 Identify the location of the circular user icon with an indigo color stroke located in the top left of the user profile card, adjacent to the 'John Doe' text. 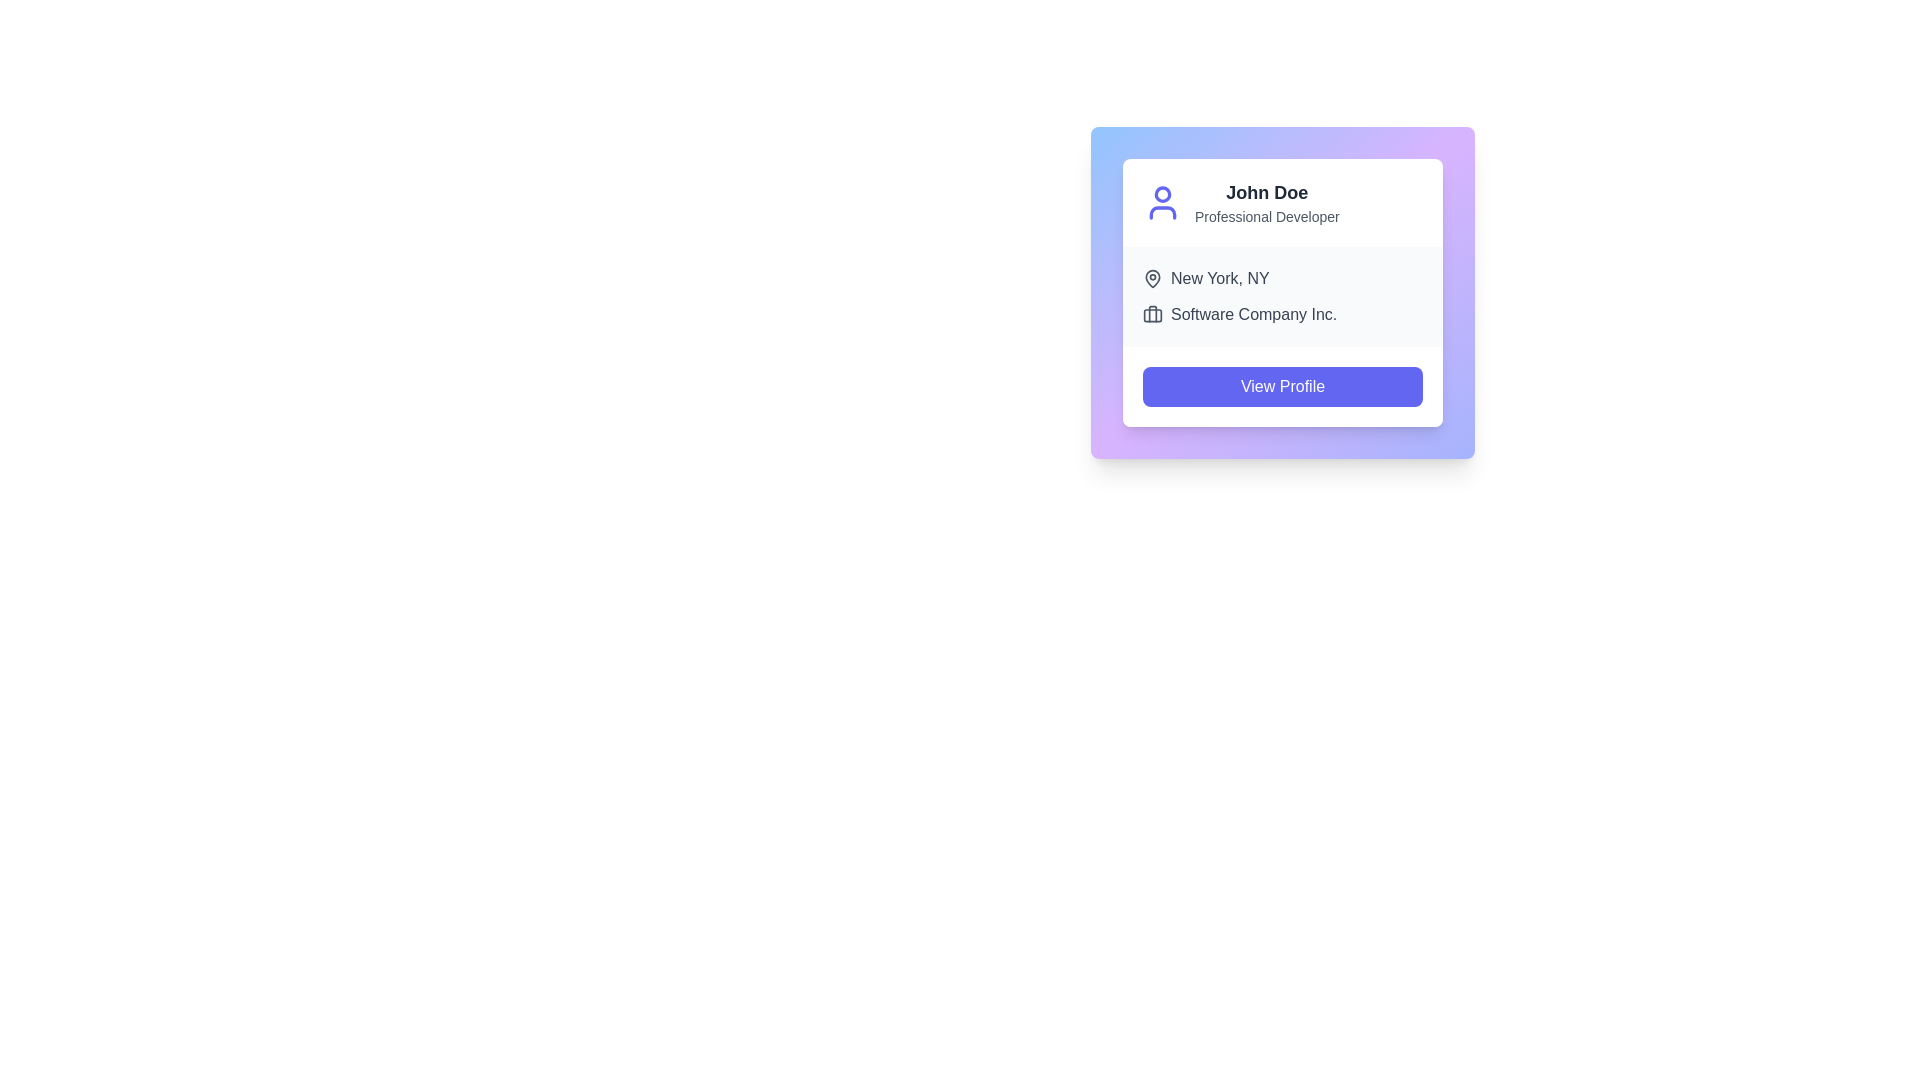
(1162, 203).